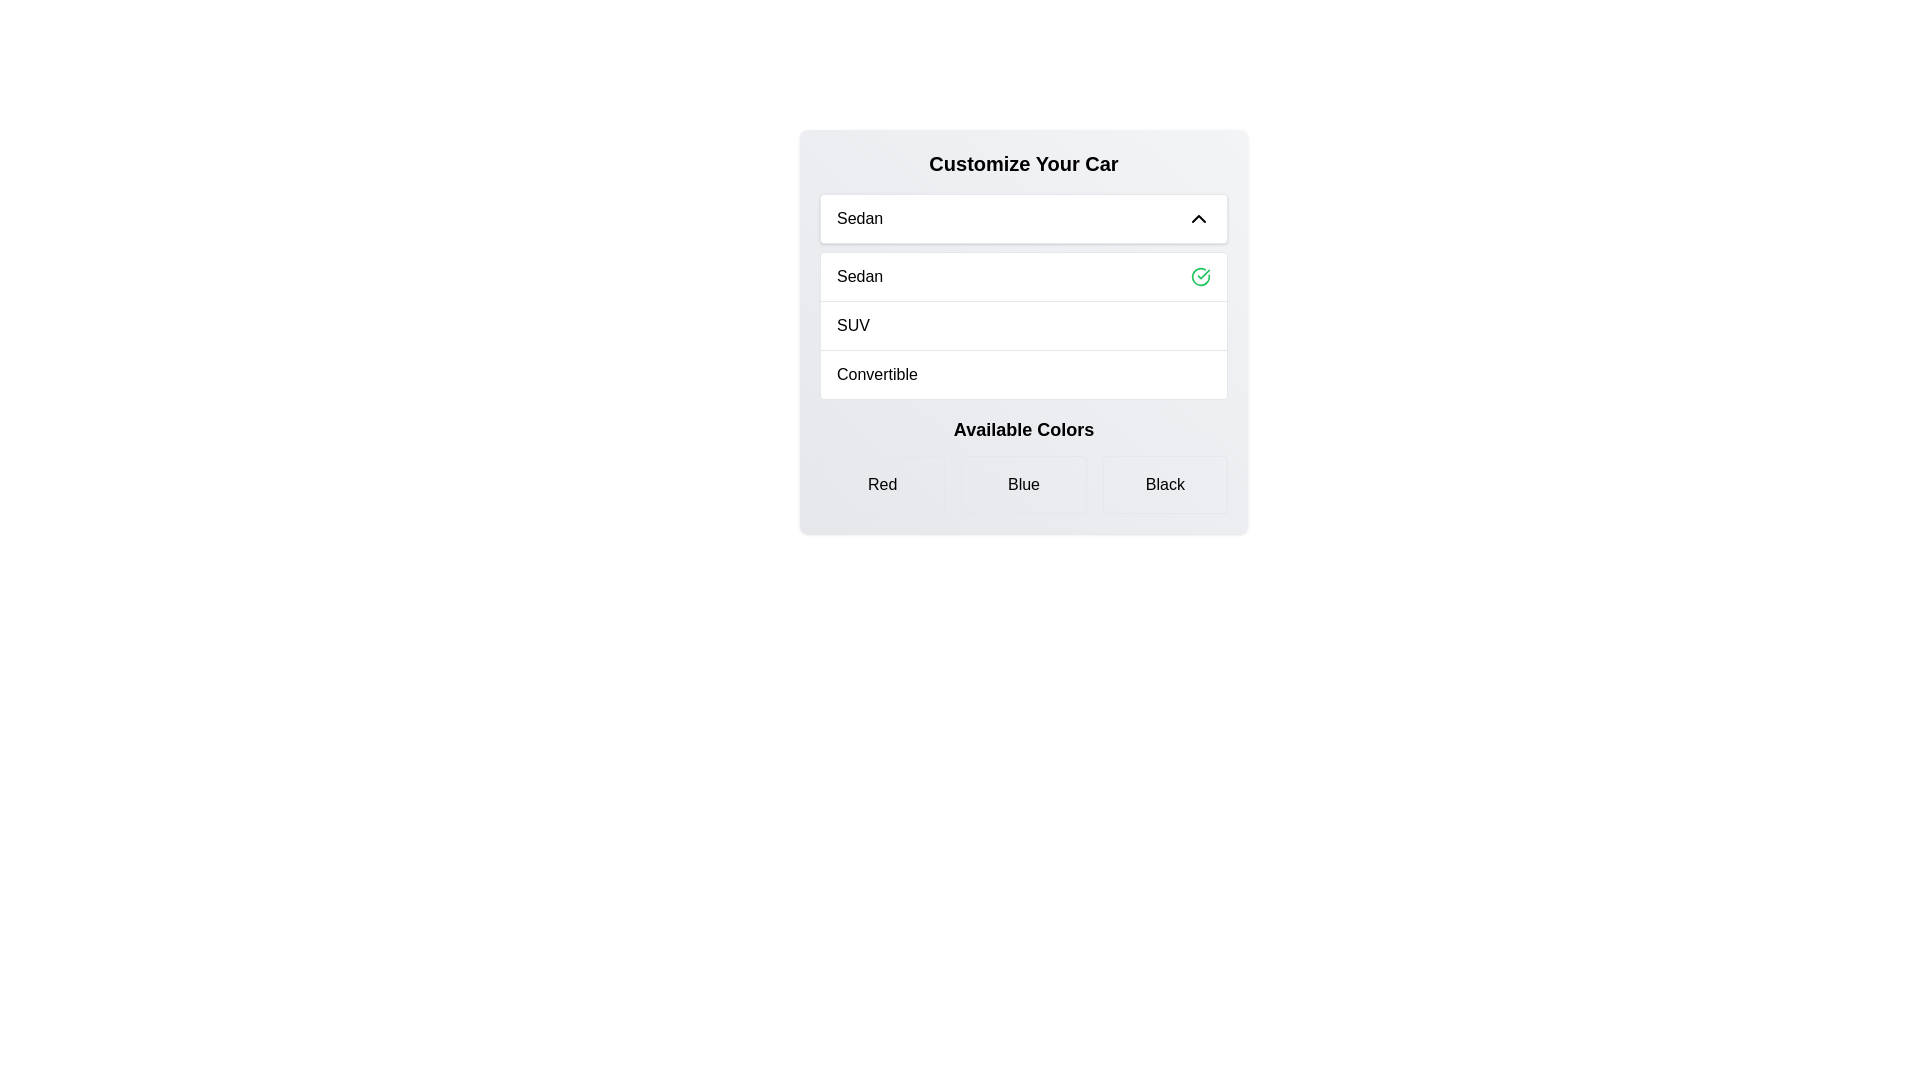 This screenshot has width=1920, height=1080. Describe the element at coordinates (1165, 485) in the screenshot. I see `the 'Black' color selection button located at the far-right position among three sibling buttons ('Red', 'Blue', and 'Black') below the 'Available Colors' header` at that location.